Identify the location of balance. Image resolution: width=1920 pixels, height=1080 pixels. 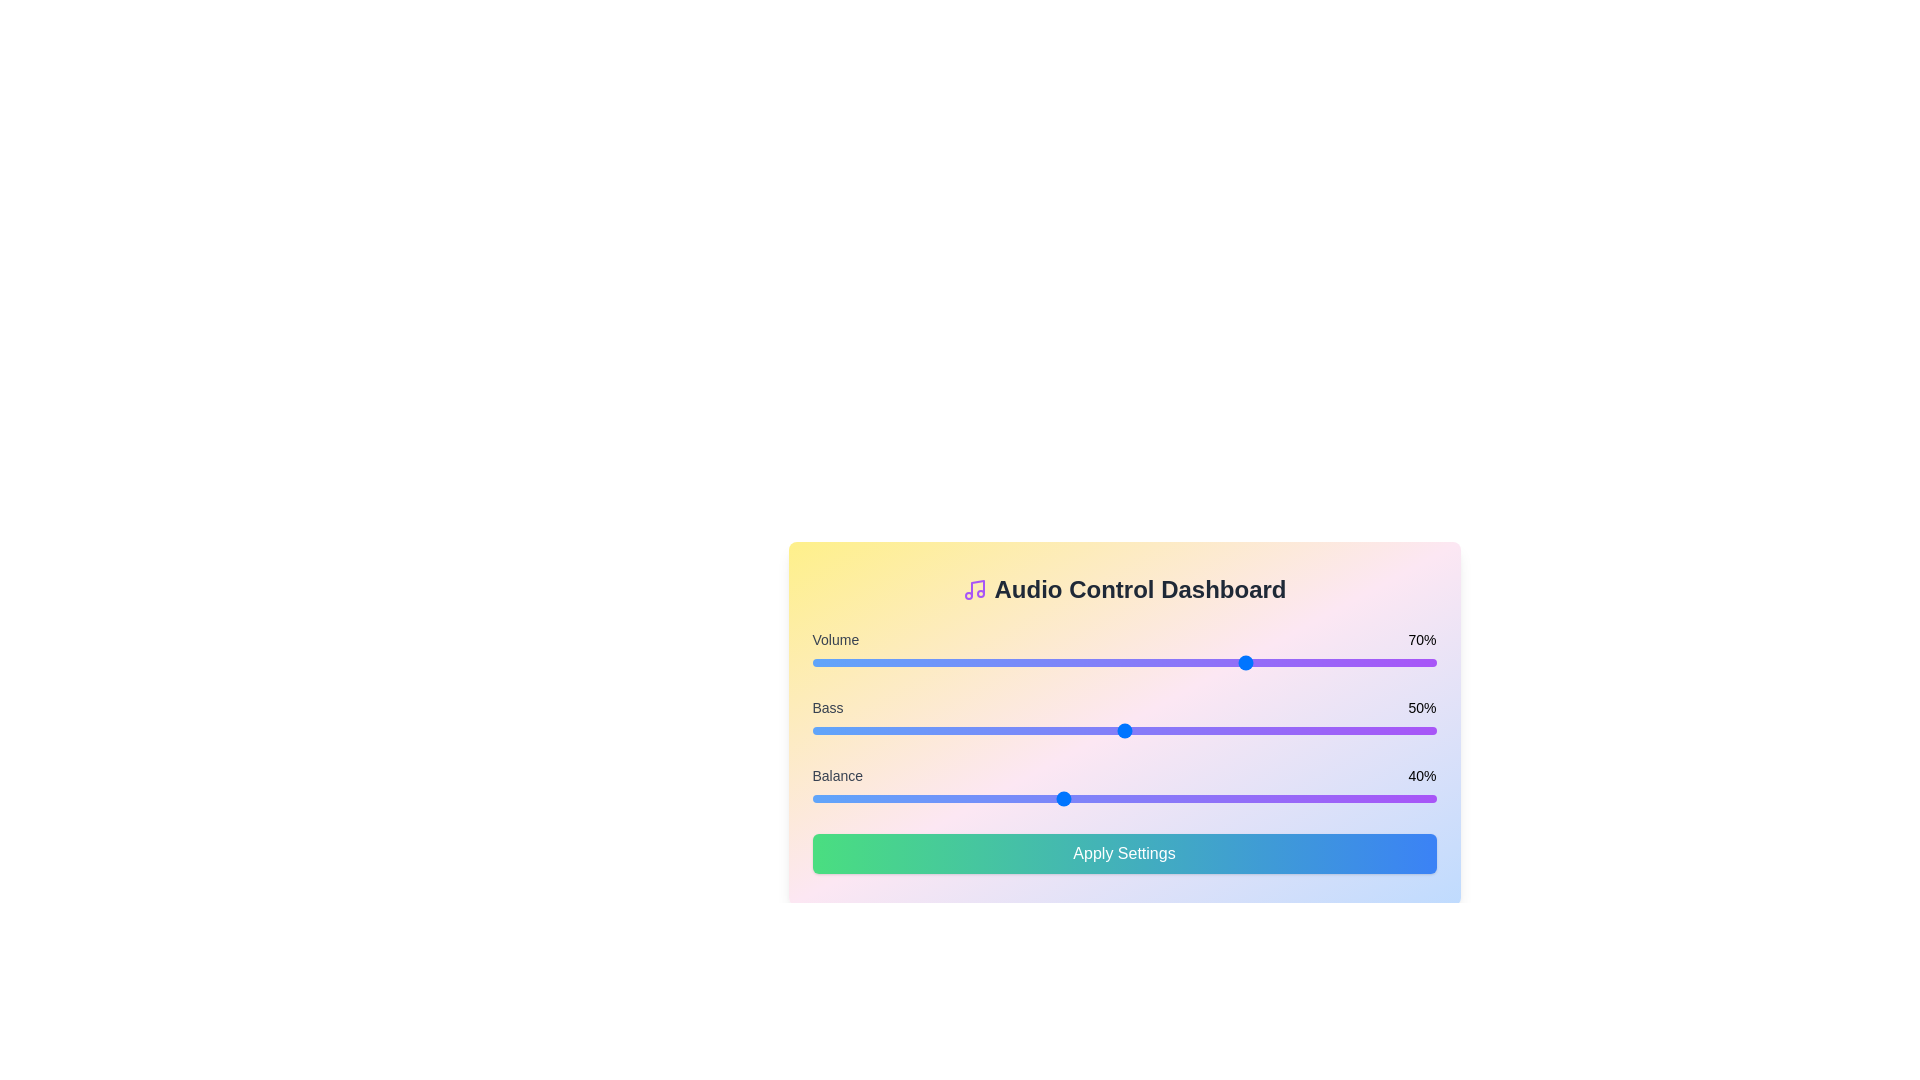
(962, 797).